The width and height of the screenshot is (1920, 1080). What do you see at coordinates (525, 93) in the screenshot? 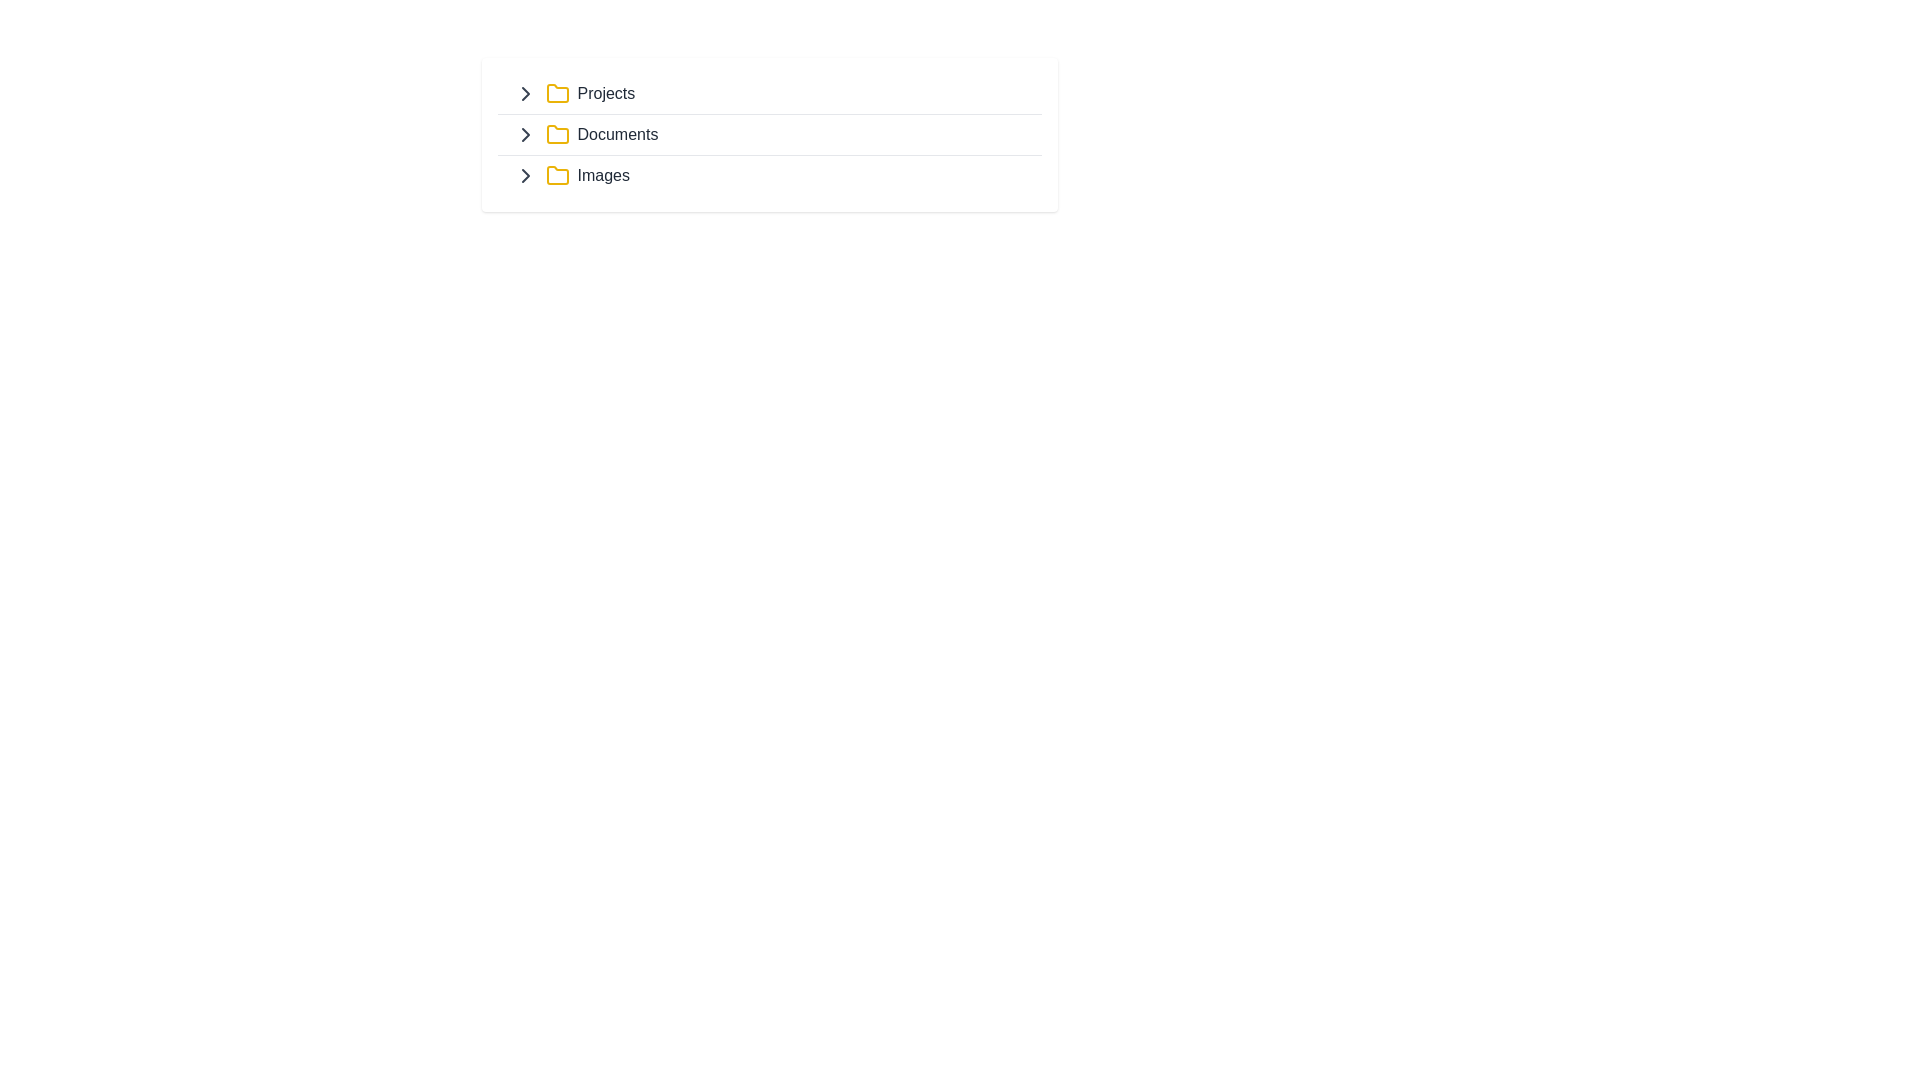
I see `the chevron icon that indicates the ability to expand or collapse the 'Projects' section` at bounding box center [525, 93].